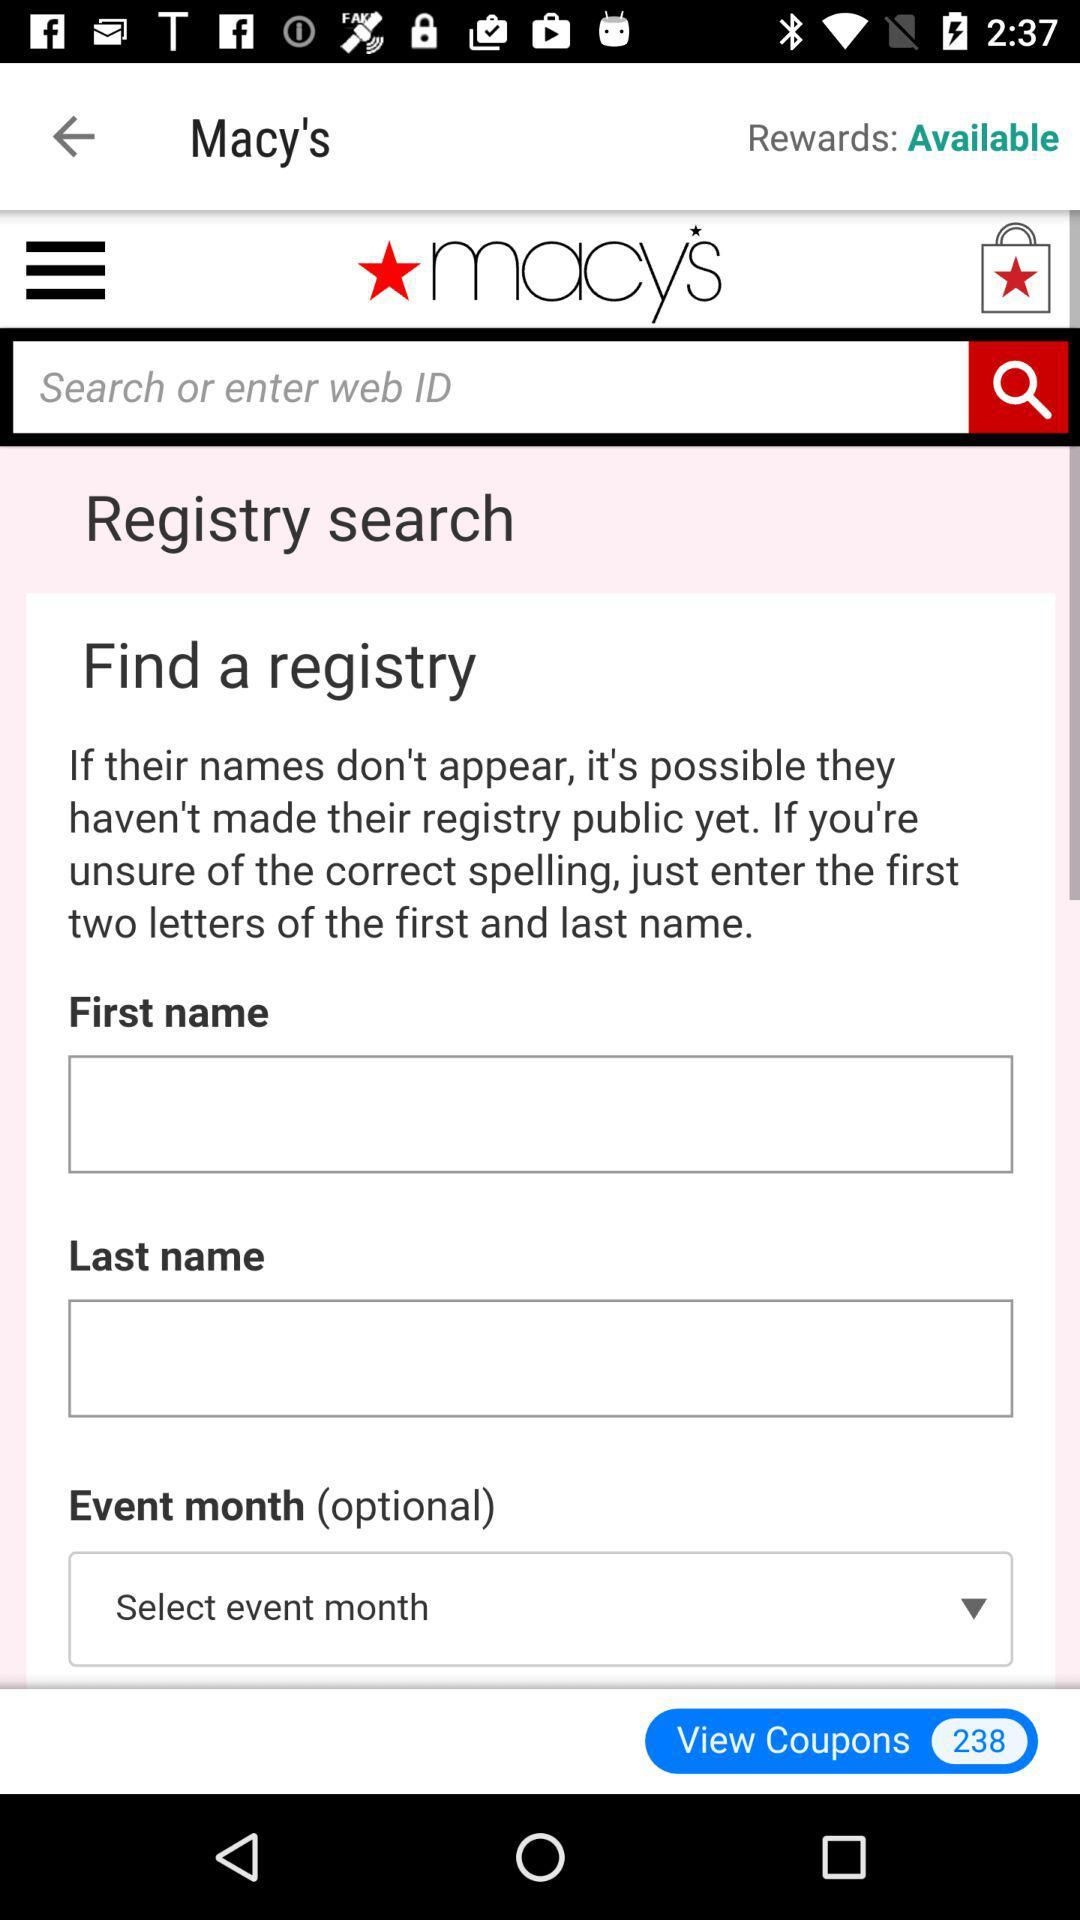 The height and width of the screenshot is (1920, 1080). Describe the element at coordinates (540, 948) in the screenshot. I see `registry search` at that location.